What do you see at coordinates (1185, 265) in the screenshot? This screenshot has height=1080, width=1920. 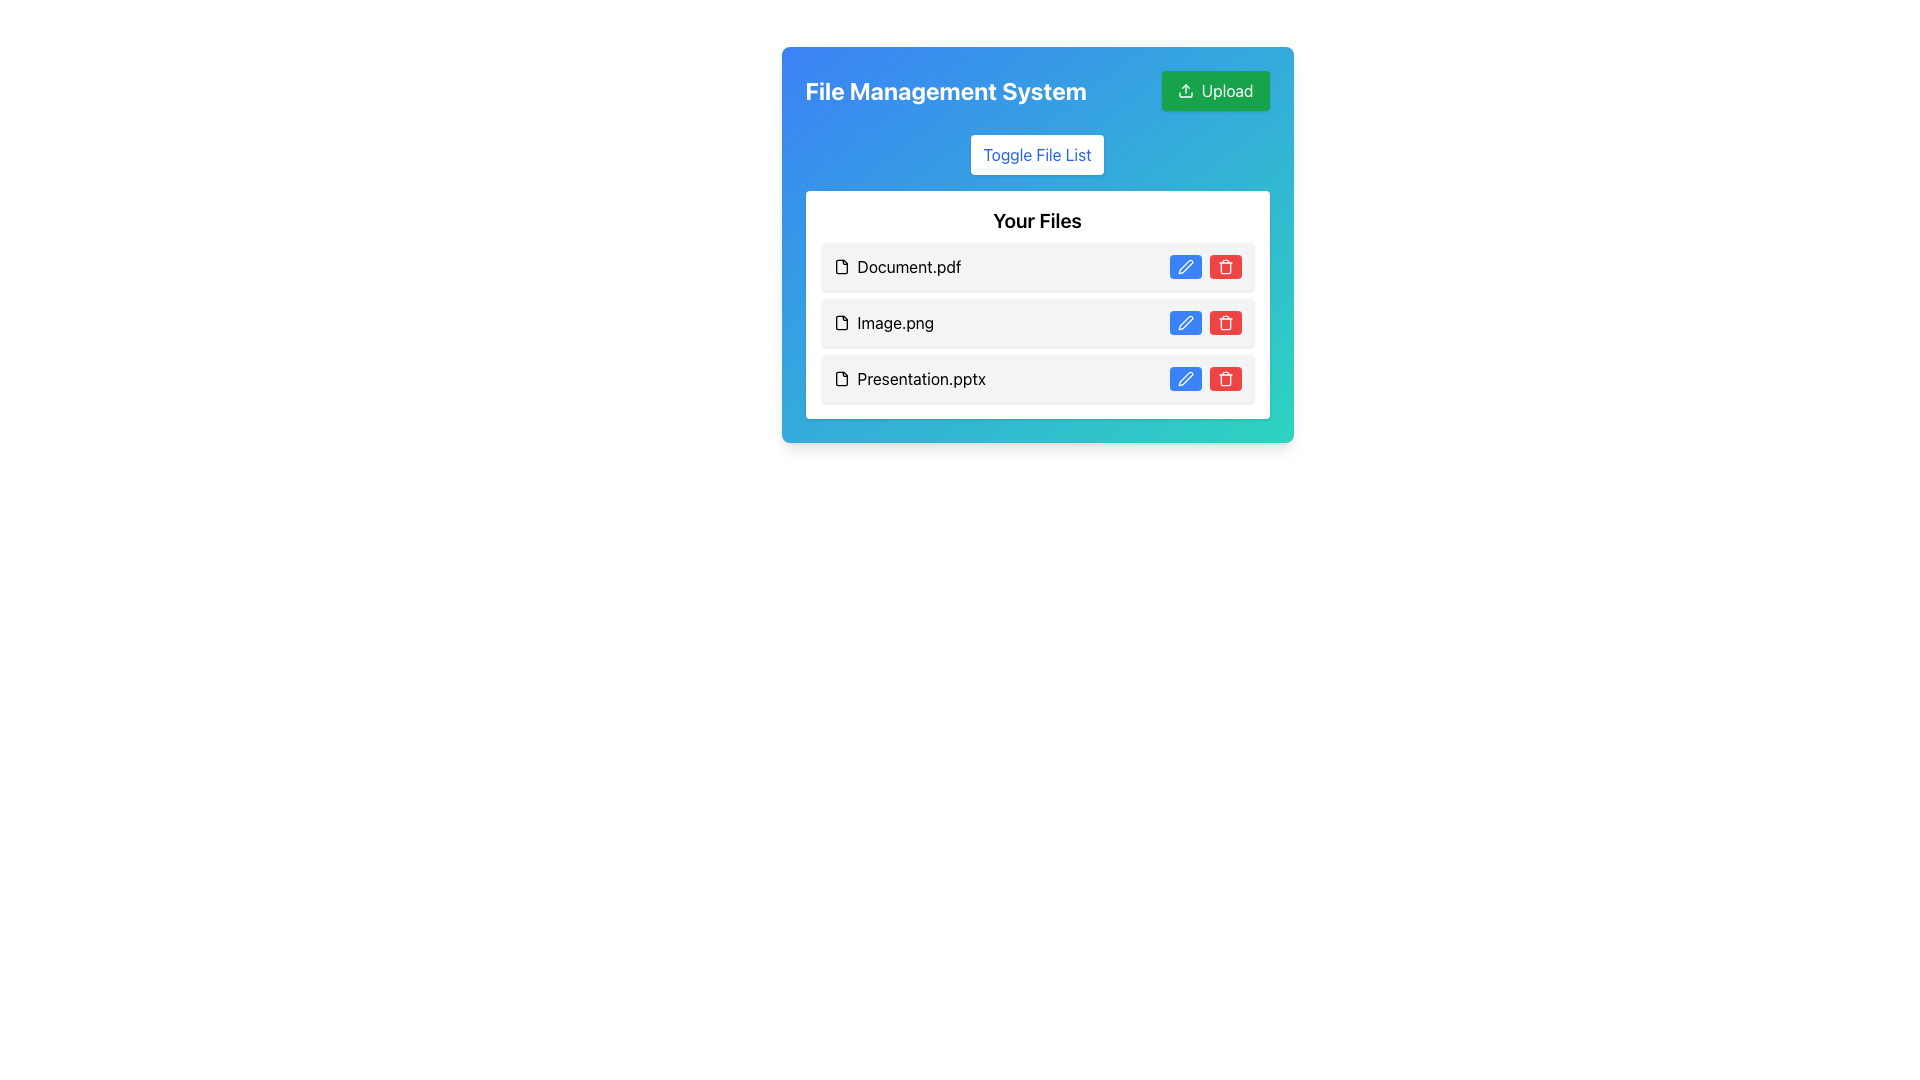 I see `the pen icon button located in the second row of the file list` at bounding box center [1185, 265].